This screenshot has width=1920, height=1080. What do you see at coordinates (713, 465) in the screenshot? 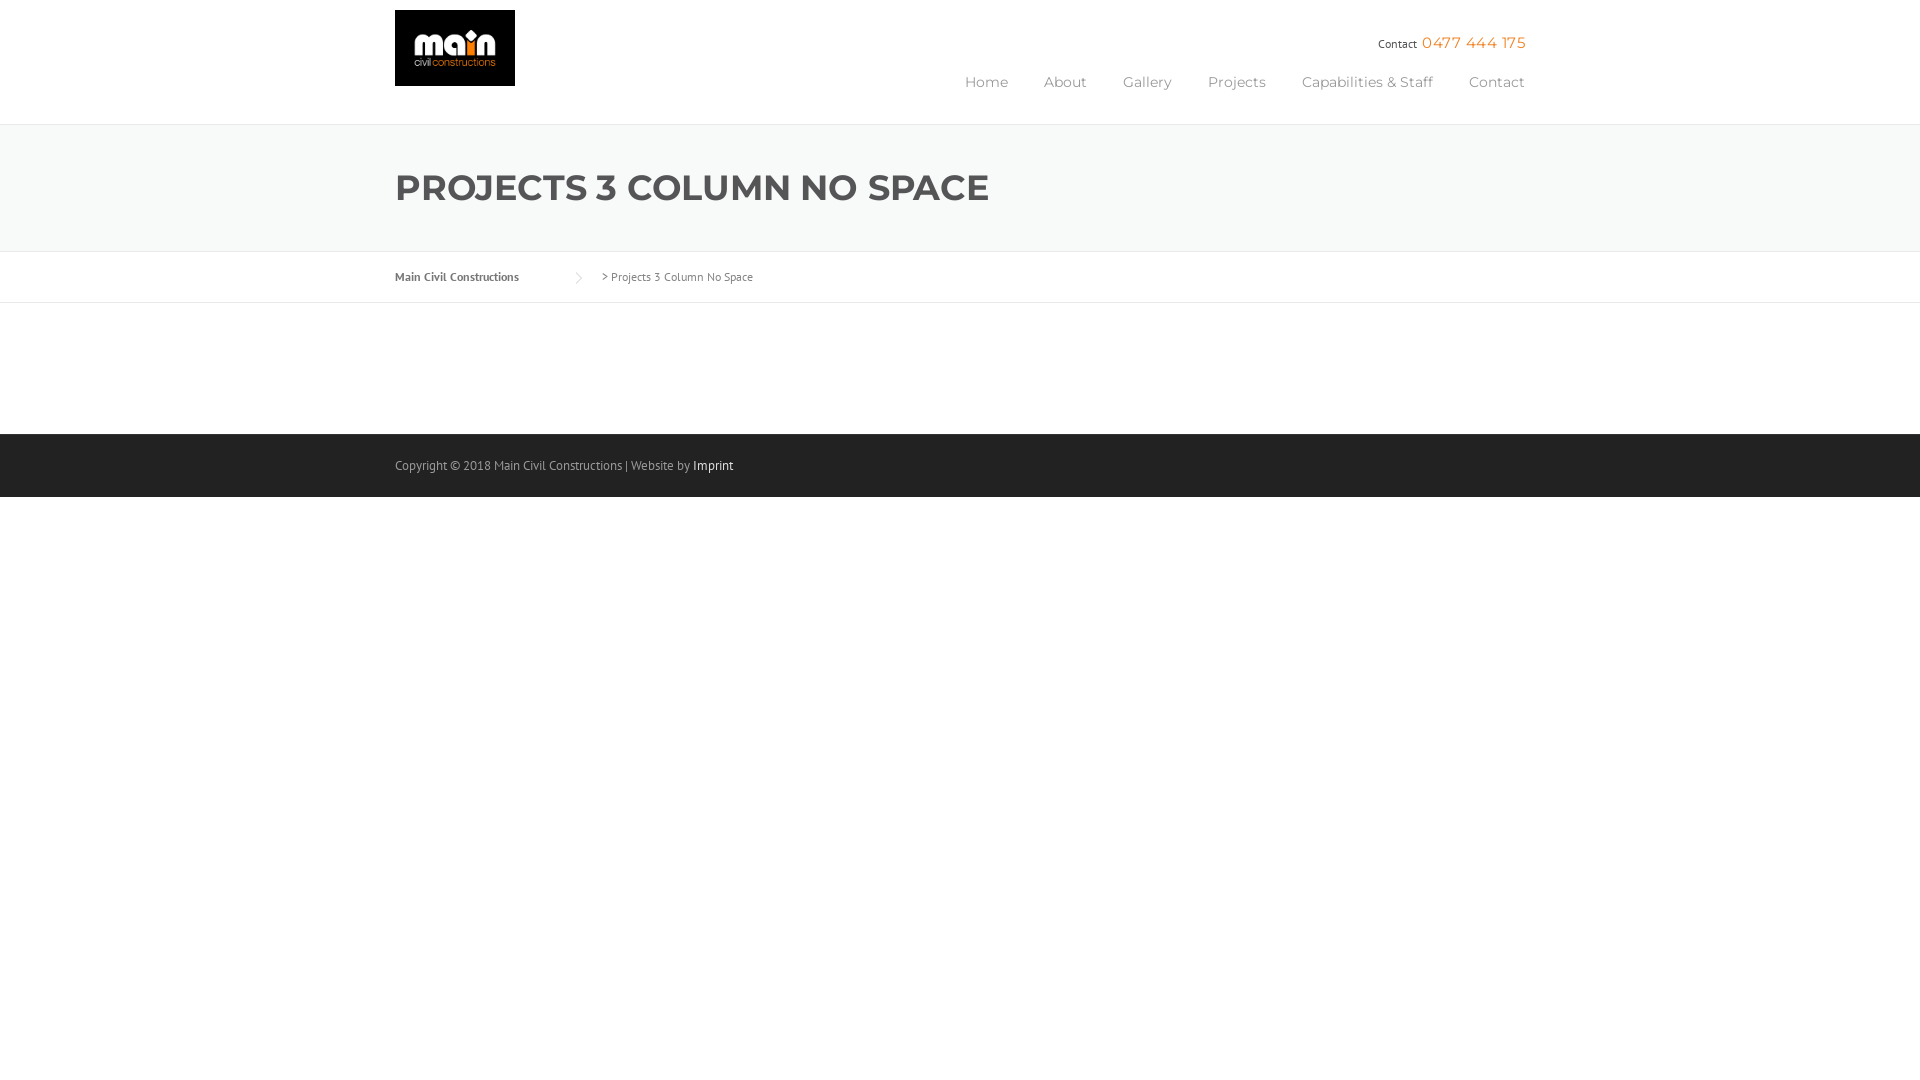
I see `'Imprint'` at bounding box center [713, 465].